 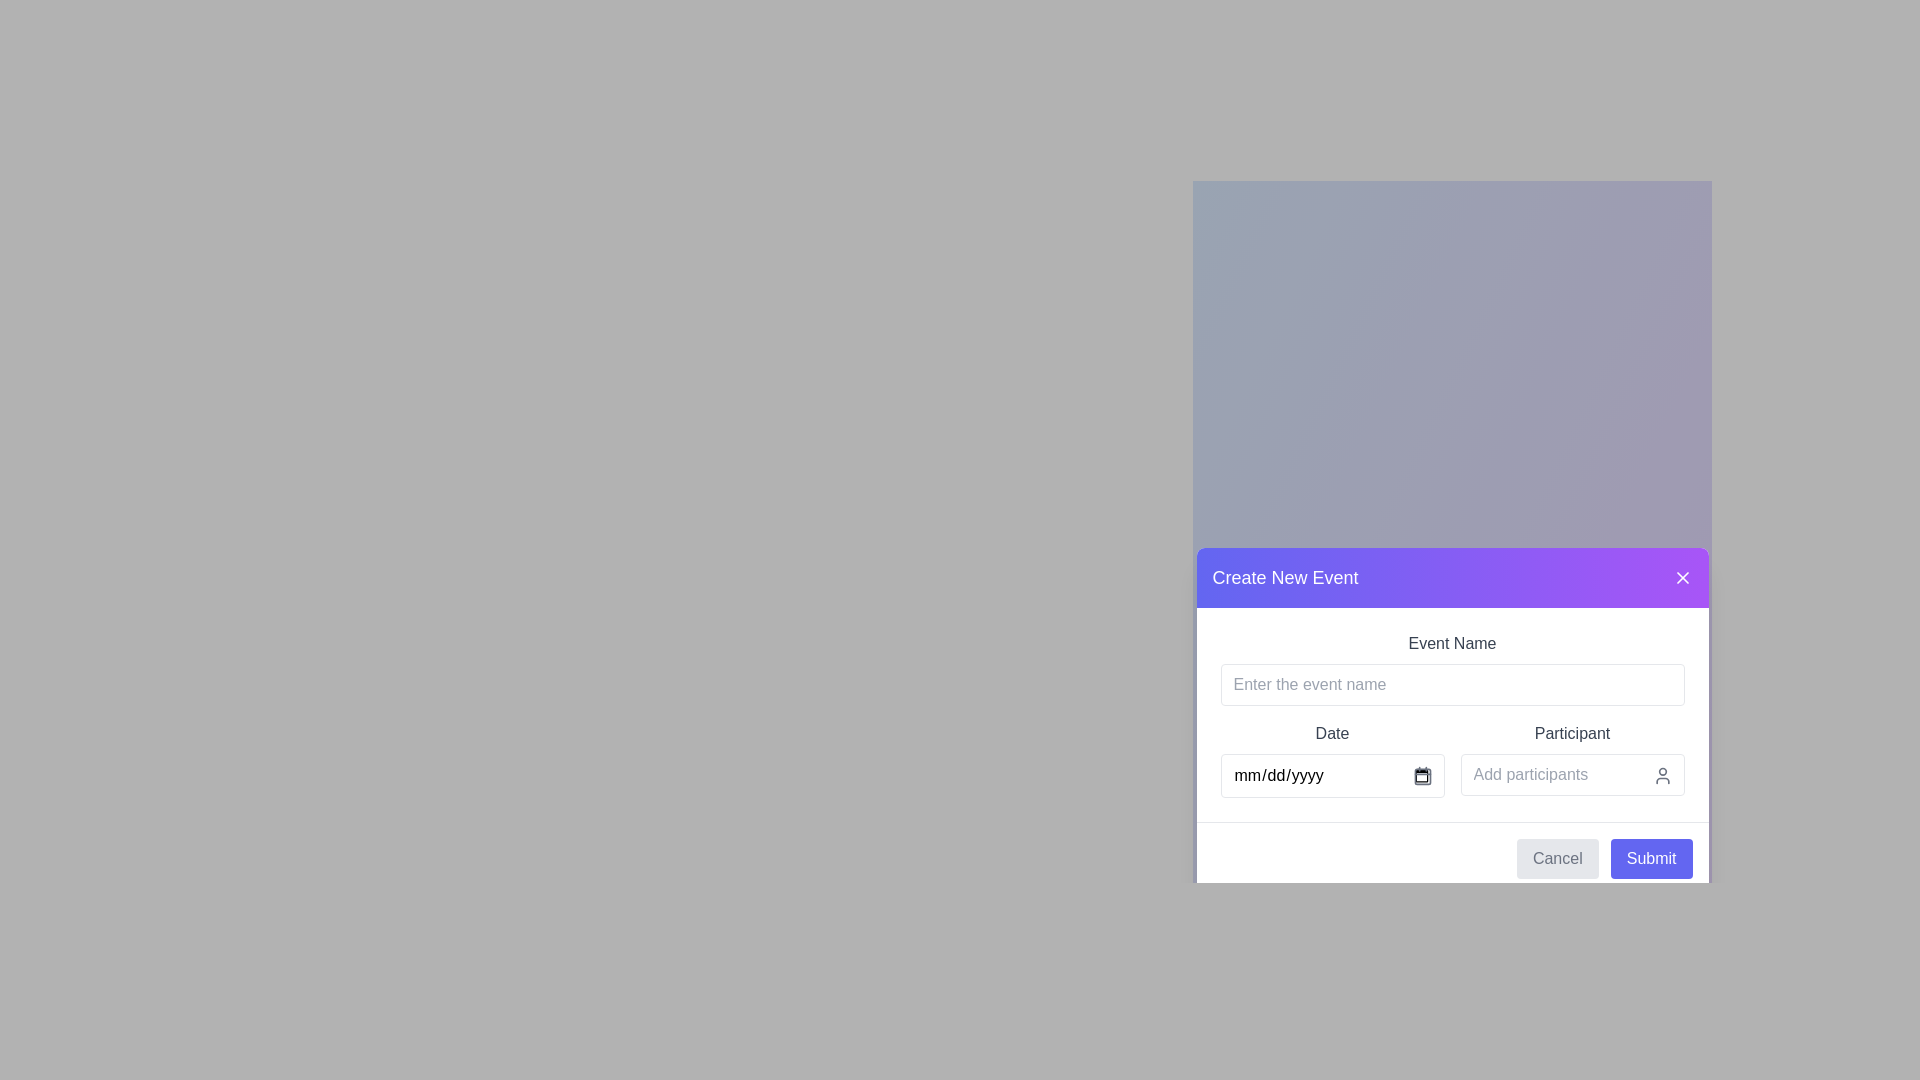 What do you see at coordinates (1421, 775) in the screenshot?
I see `the small rectangular icon with rounded corners located in the 'Create New Event' modal to the right of the placeholder text 'mm/dd/yyyy'` at bounding box center [1421, 775].